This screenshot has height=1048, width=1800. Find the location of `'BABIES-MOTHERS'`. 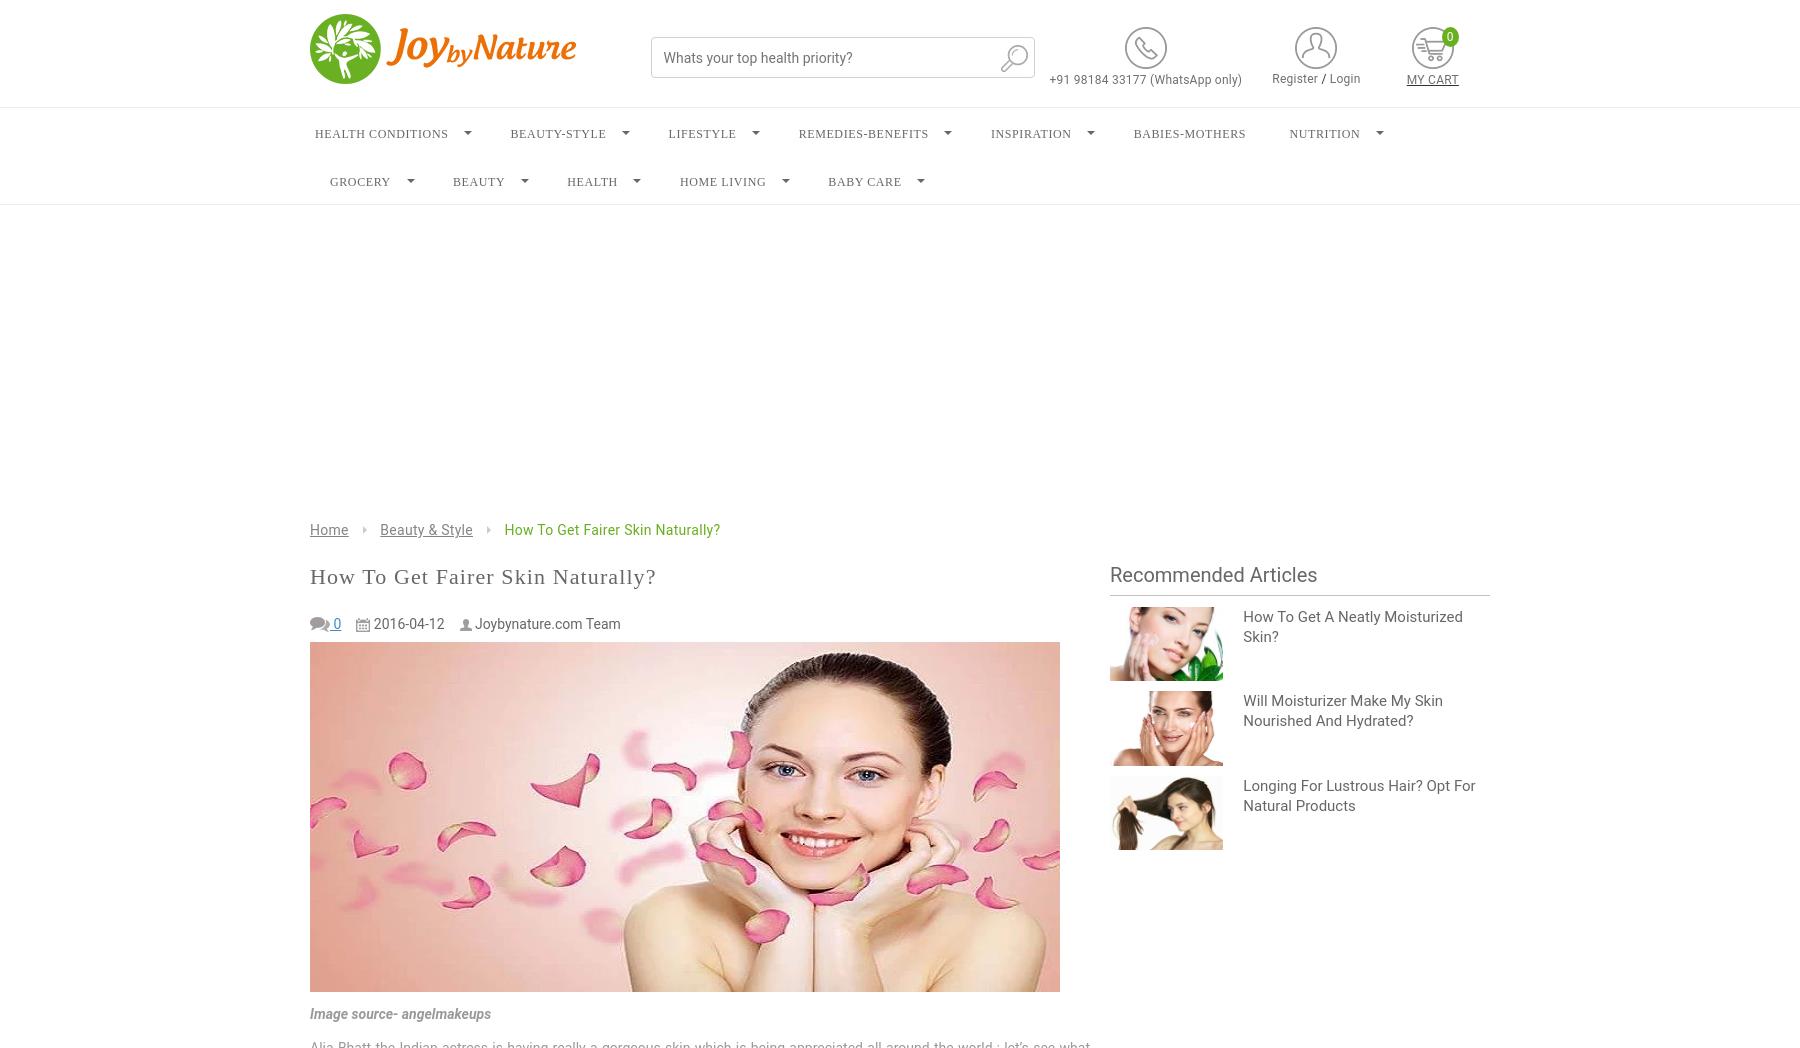

'BABIES-MOTHERS' is located at coordinates (1188, 134).